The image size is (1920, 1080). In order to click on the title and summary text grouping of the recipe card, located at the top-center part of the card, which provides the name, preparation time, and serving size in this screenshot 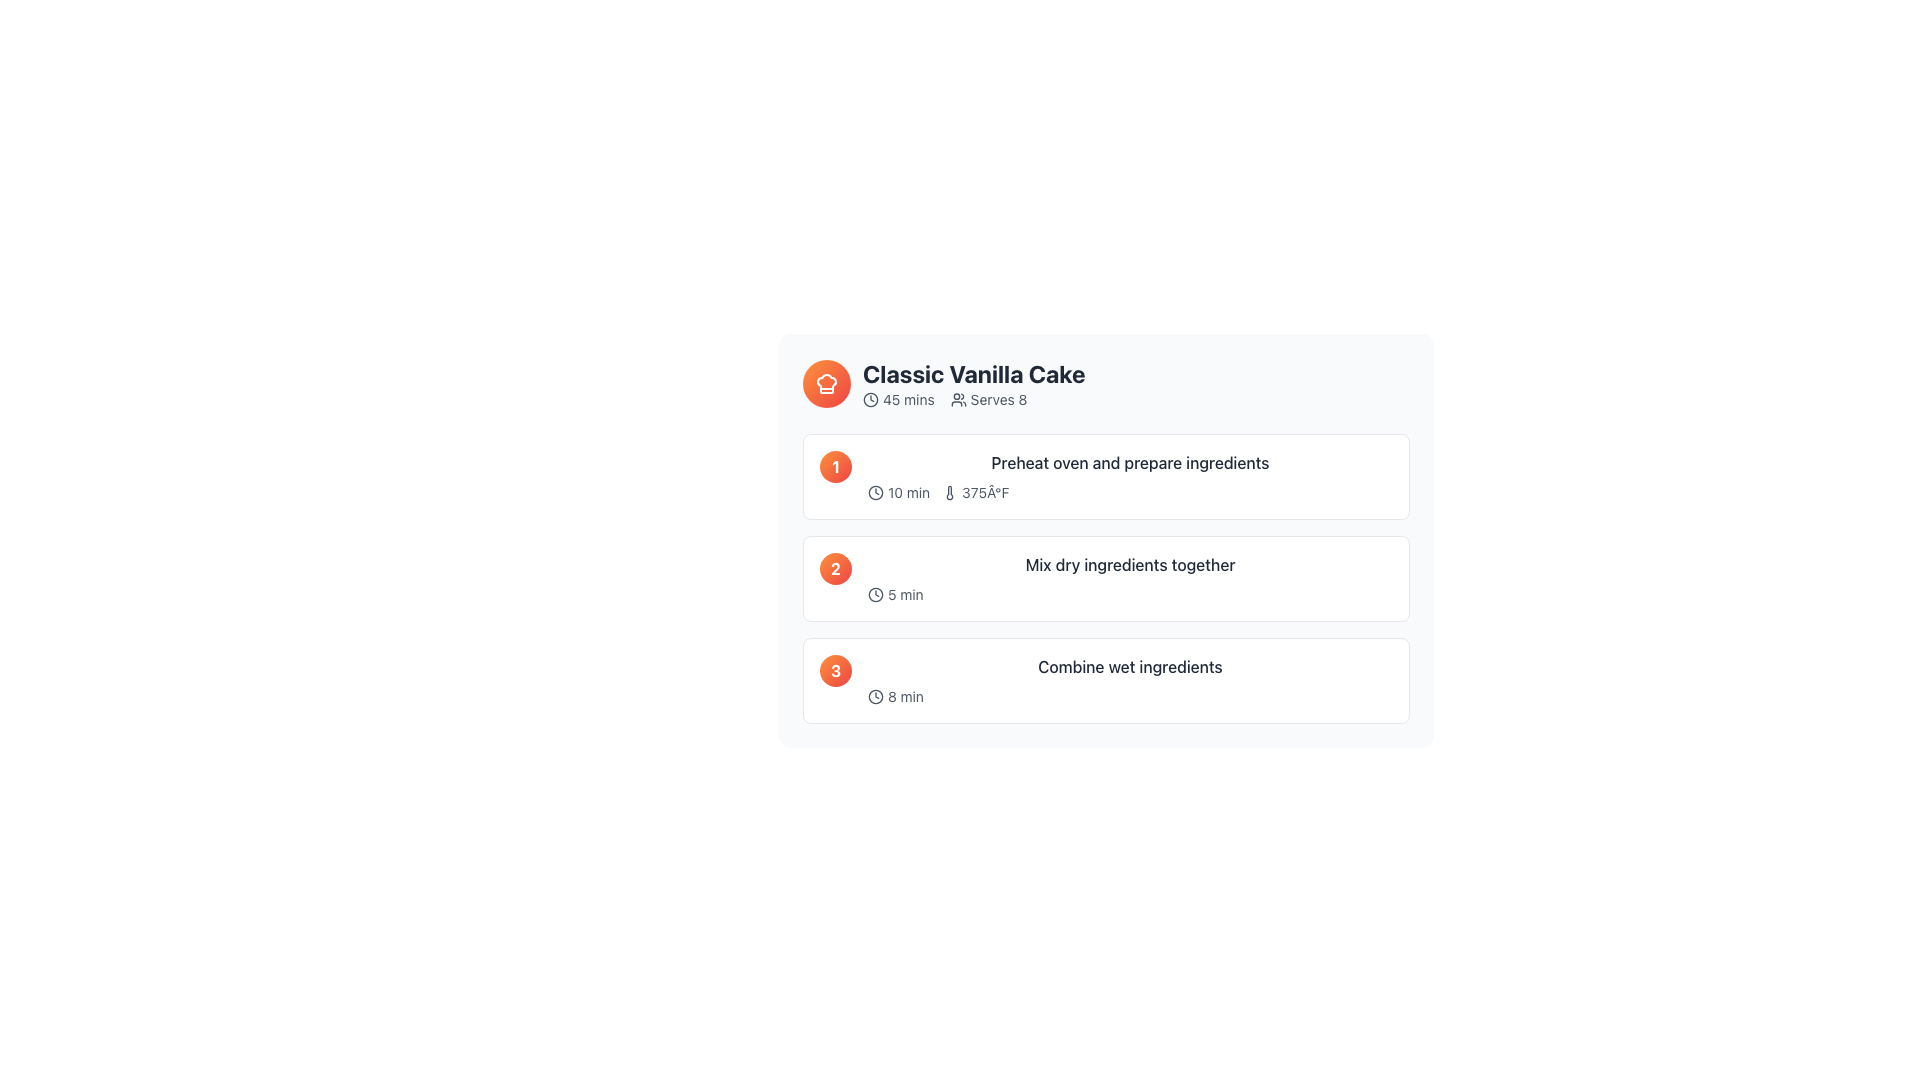, I will do `click(974, 384)`.